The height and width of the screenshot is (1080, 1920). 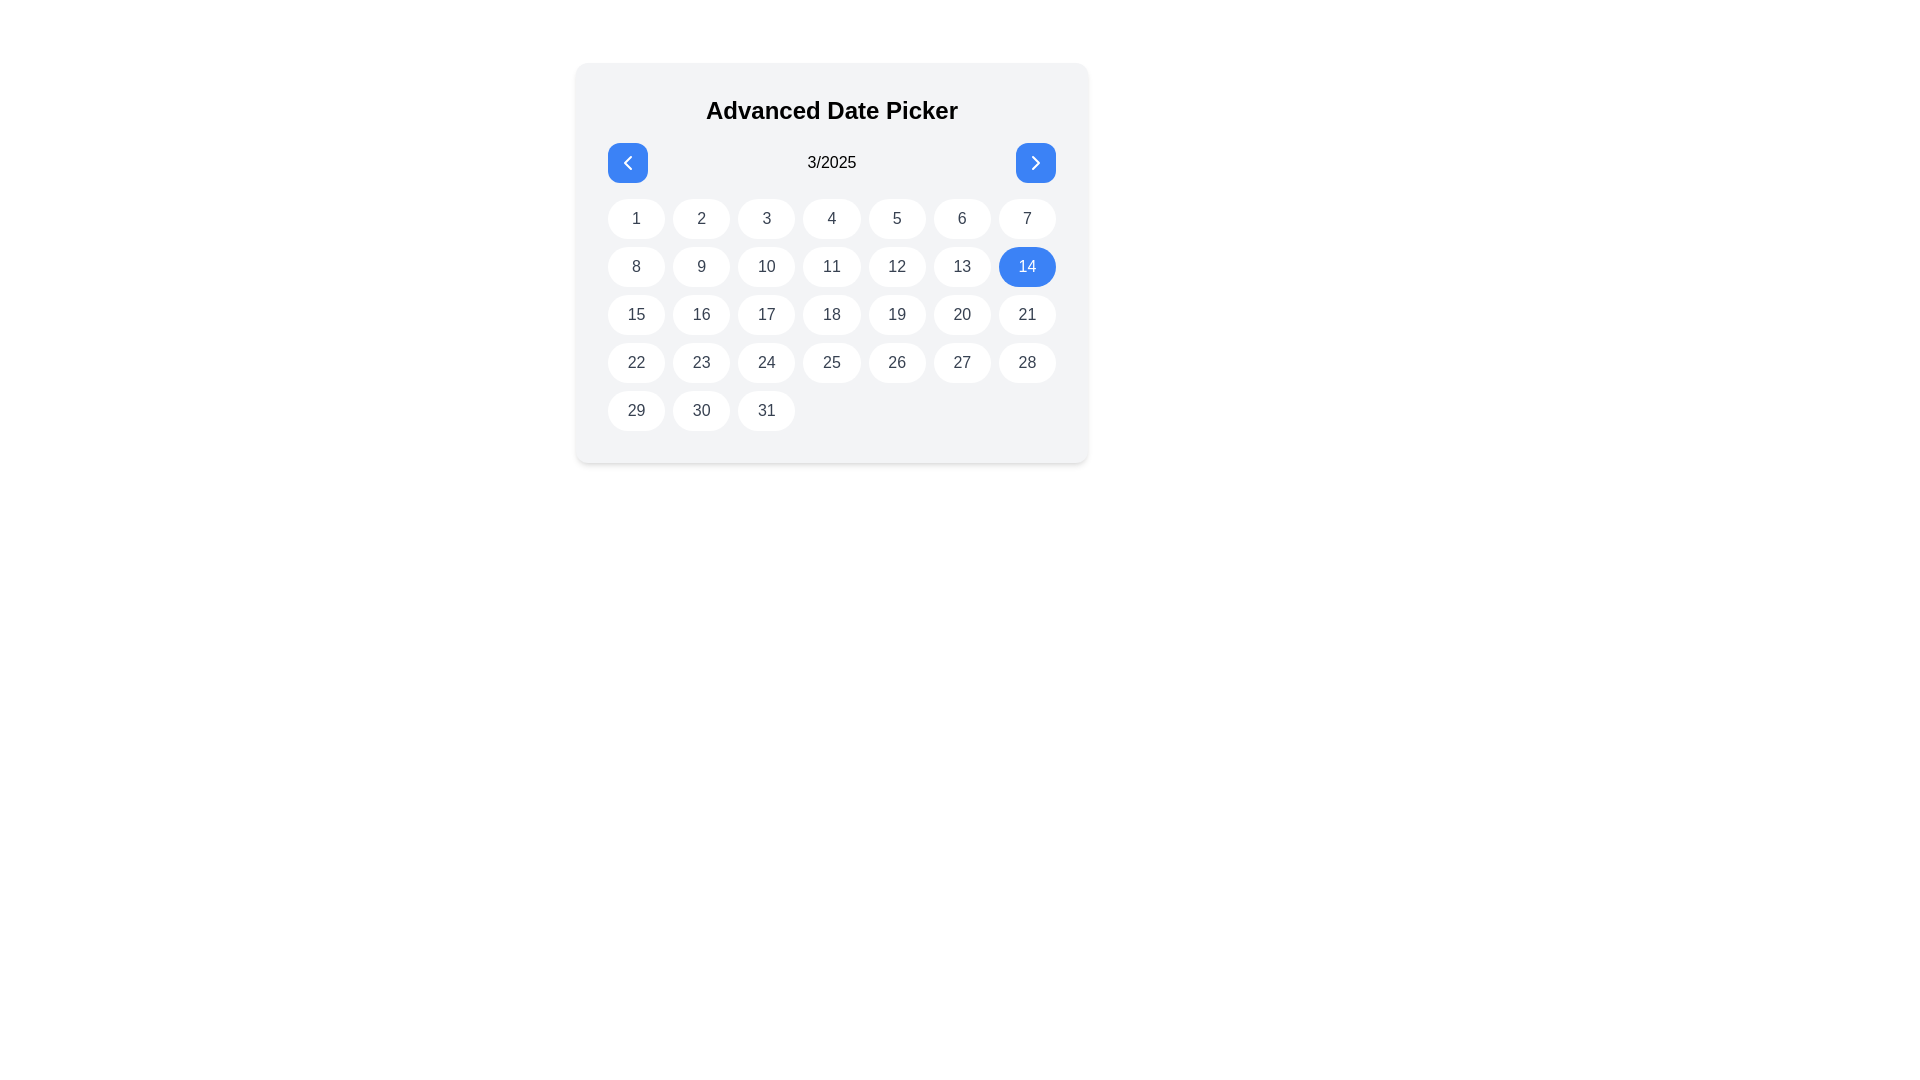 What do you see at coordinates (635, 315) in the screenshot?
I see `the day selector button for the 15th day in the calendar component, located in the third row and first column of the grid layout` at bounding box center [635, 315].